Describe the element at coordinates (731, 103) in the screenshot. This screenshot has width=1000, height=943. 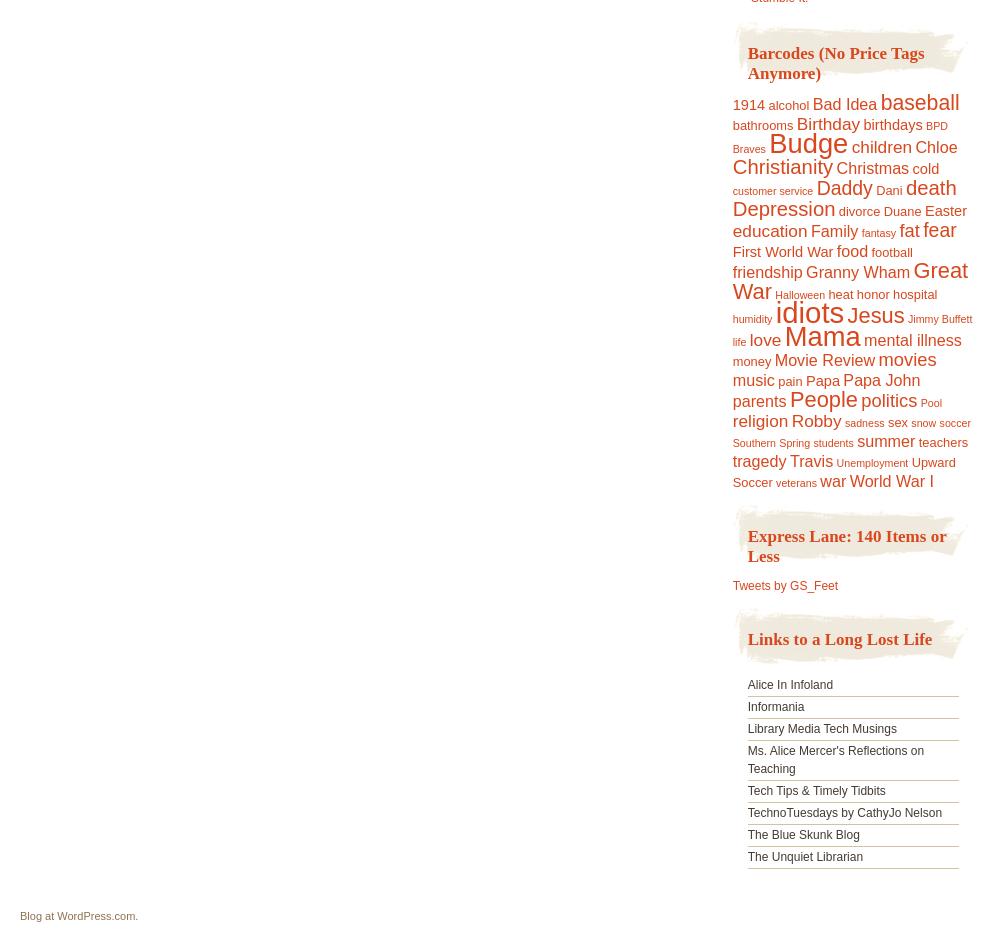
I see `'1914'` at that location.